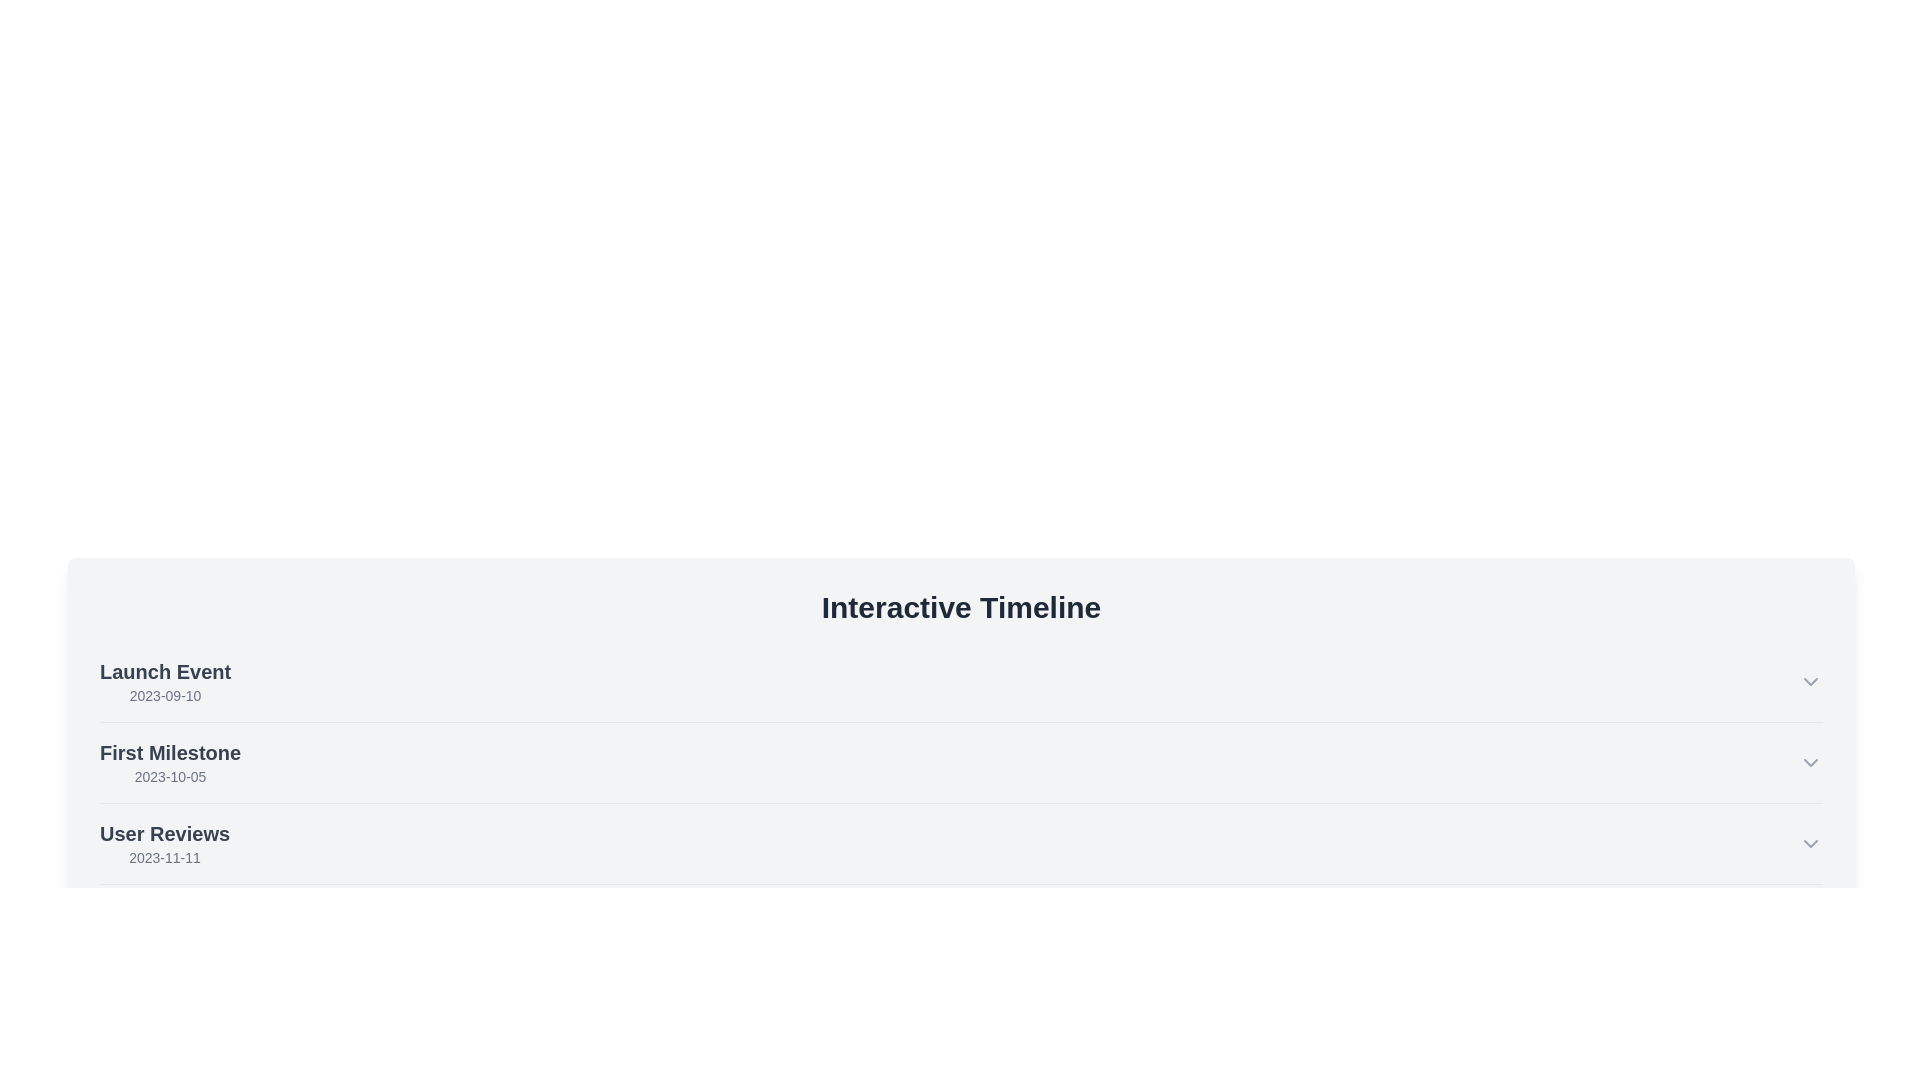  Describe the element at coordinates (1810, 763) in the screenshot. I see `the downward-pointing gray arrow icon located to the right of the 'First Milestone' label and the date '2023-10-05'` at that location.